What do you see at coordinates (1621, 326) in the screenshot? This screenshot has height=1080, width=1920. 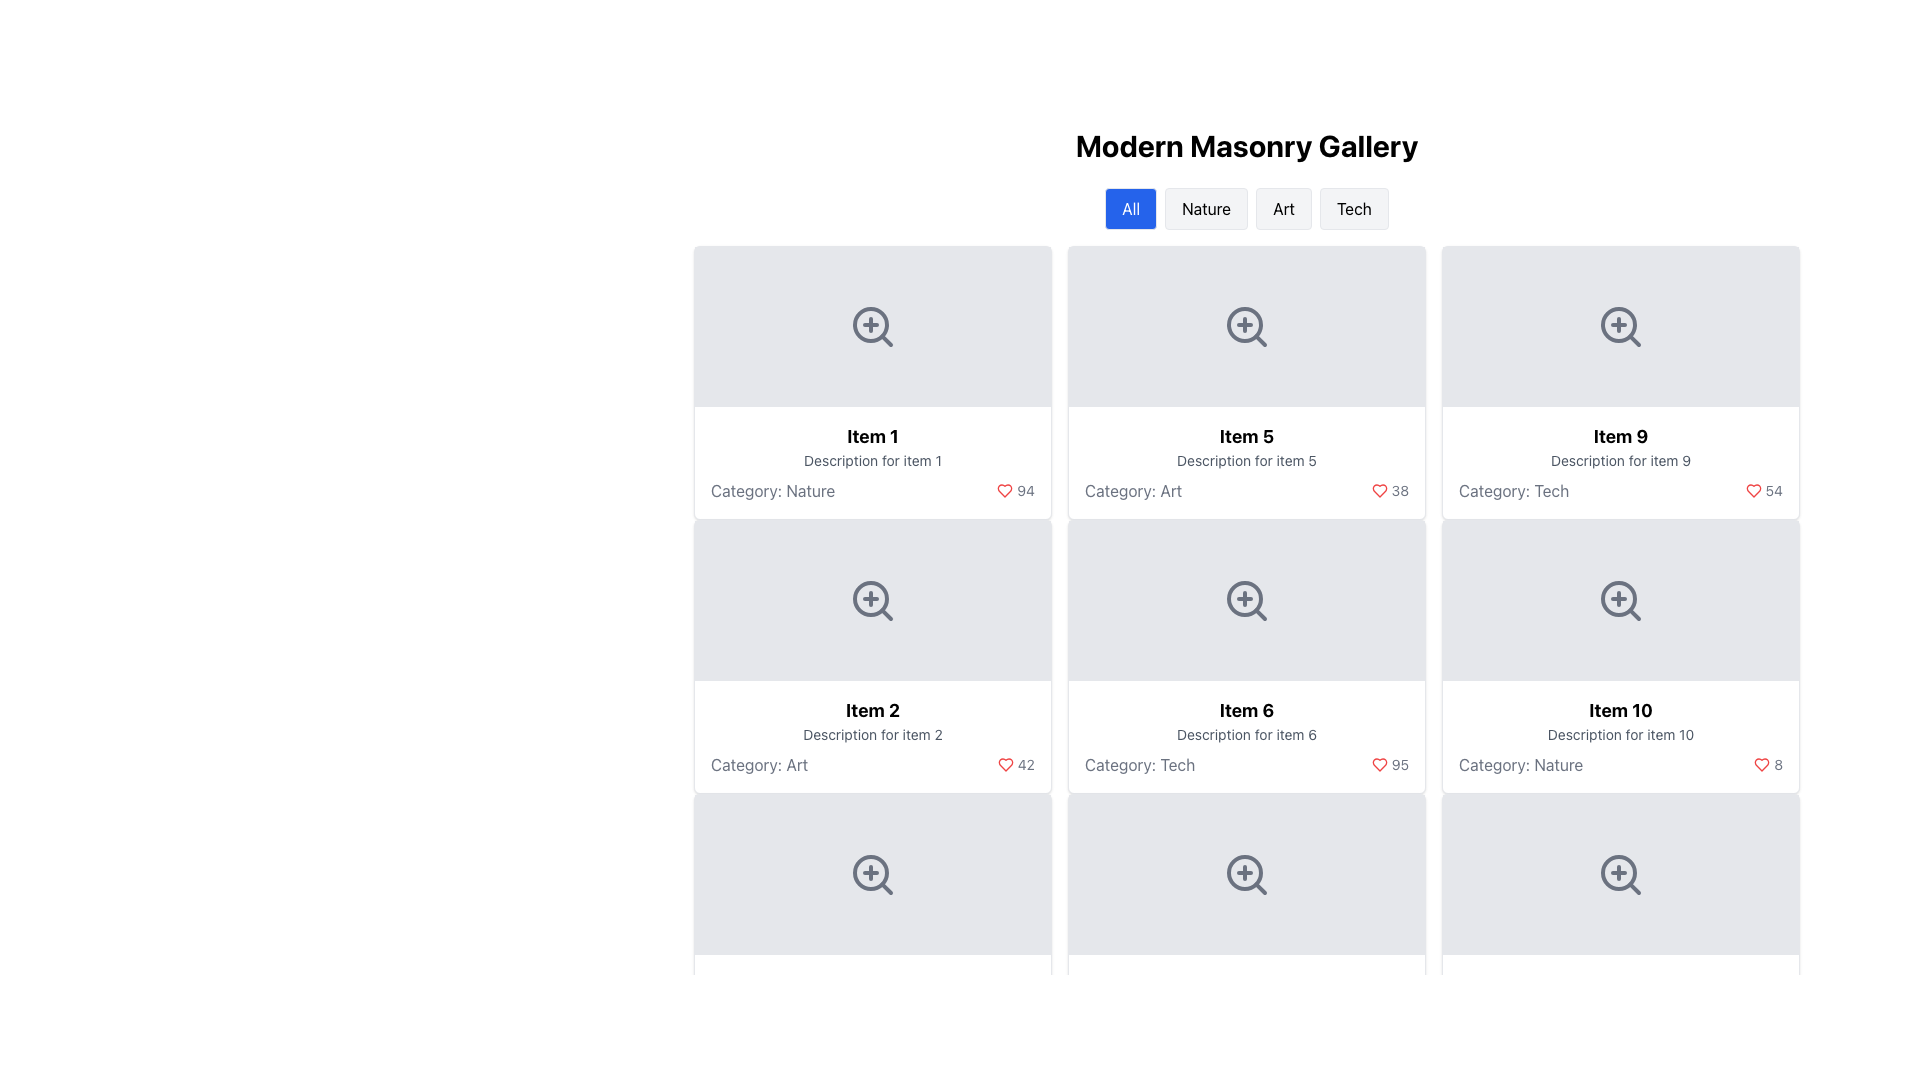 I see `the Decorative icon located at the top-center of the card labeled 'Item 9' in the third column and first row of the grid layout, which indicates a zoom-in functionality` at bounding box center [1621, 326].